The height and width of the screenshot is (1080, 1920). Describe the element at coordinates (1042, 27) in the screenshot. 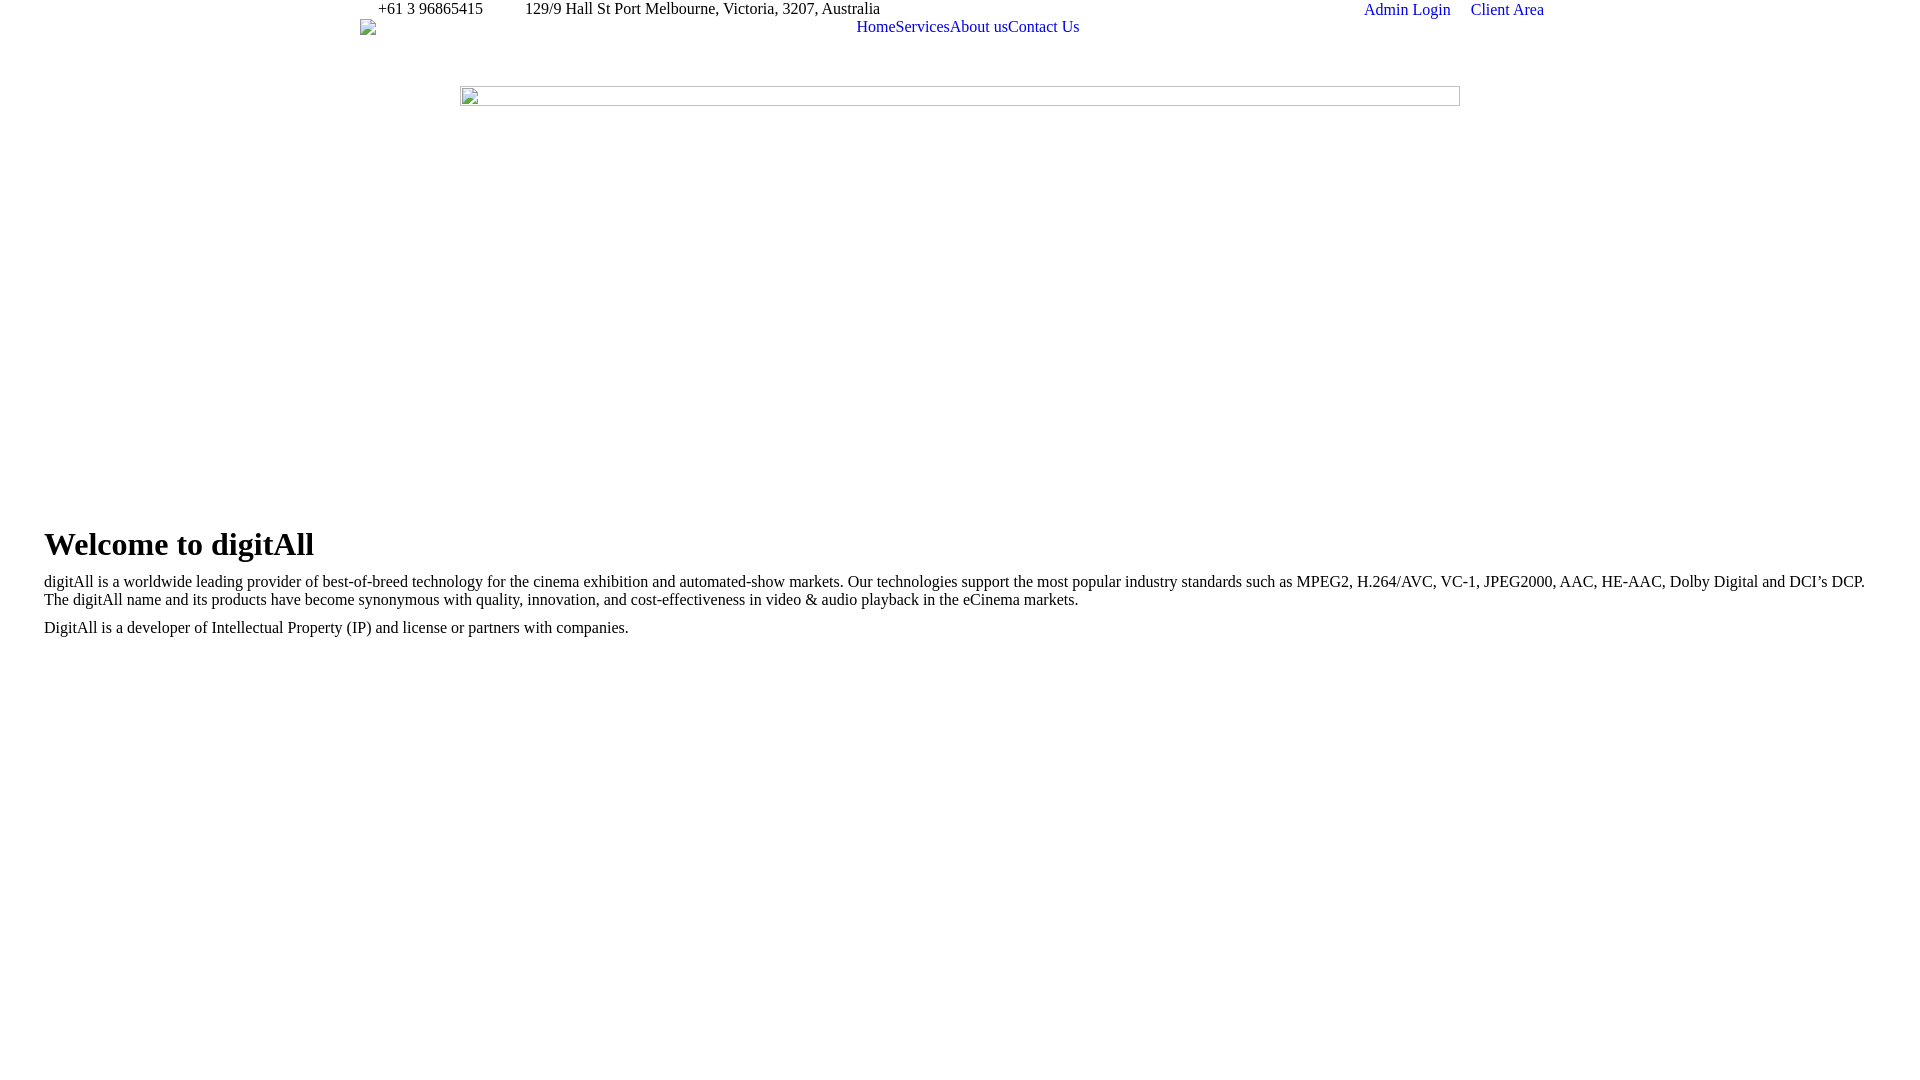

I see `'Contact Us'` at that location.